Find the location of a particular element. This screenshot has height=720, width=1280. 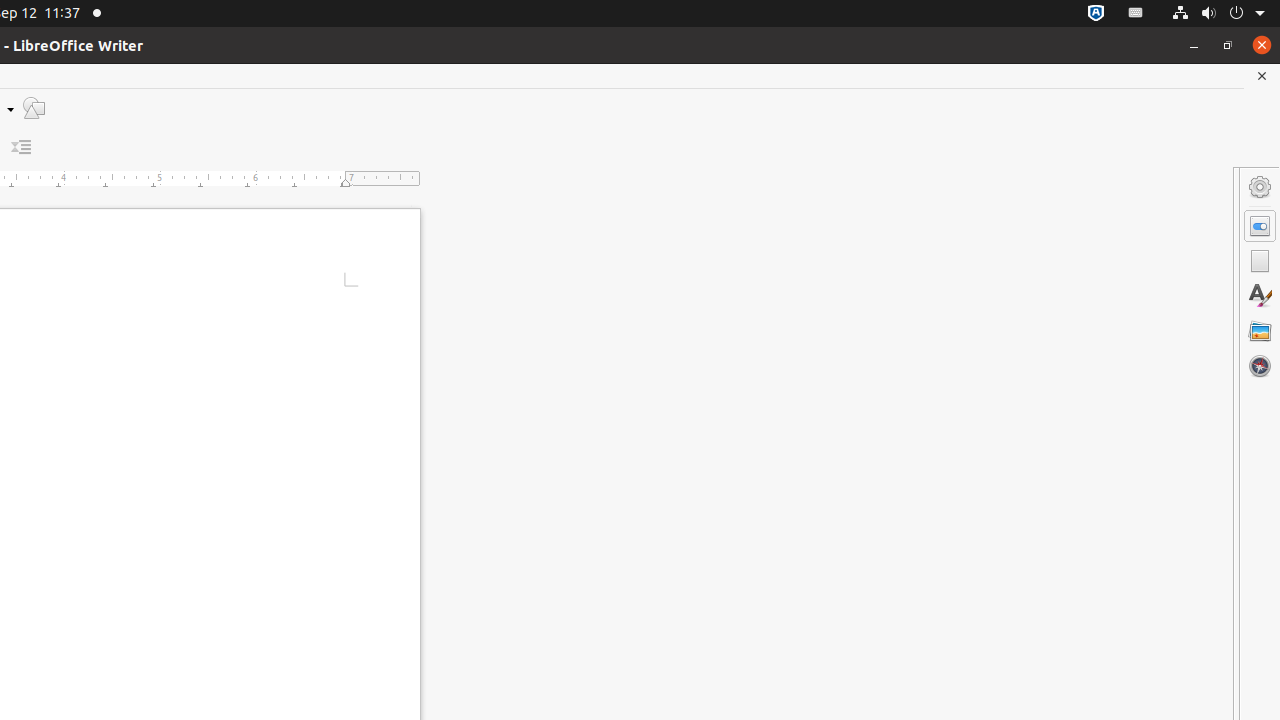

'org.kde.StatusNotifierItem-14077-1' is located at coordinates (1136, 13).